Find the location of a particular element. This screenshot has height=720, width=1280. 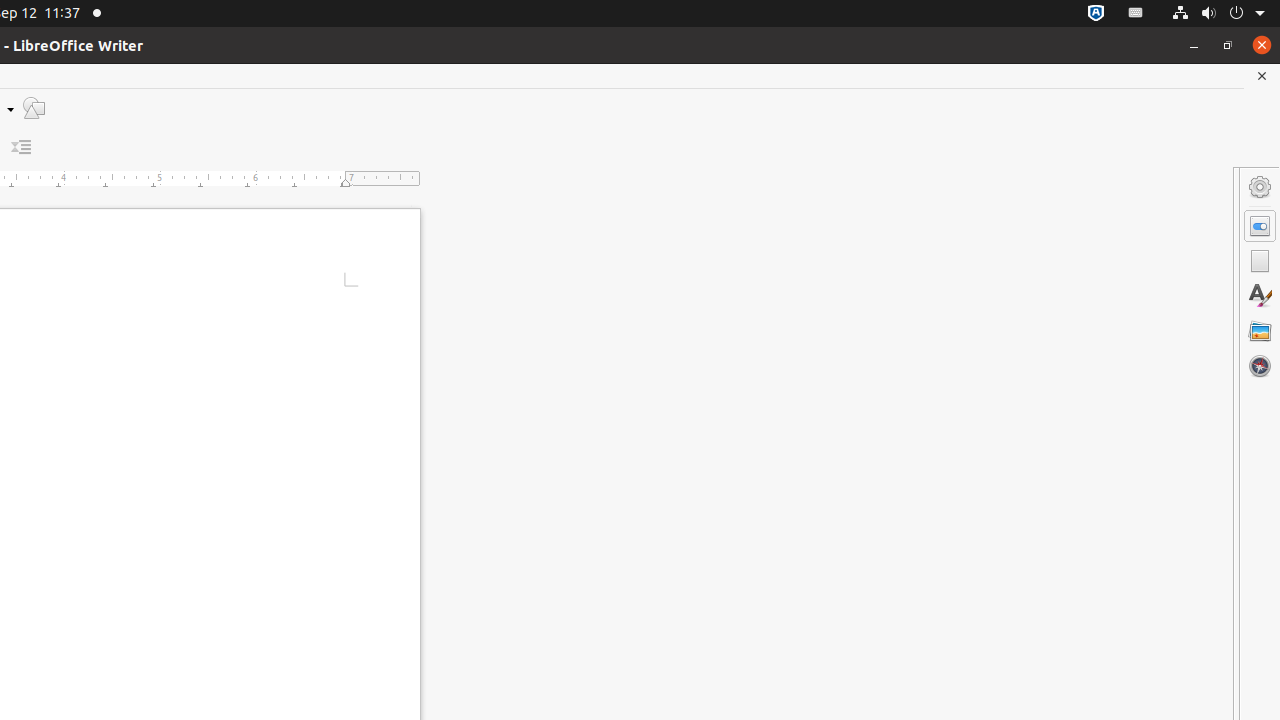

'org.kde.StatusNotifierItem-14077-1' is located at coordinates (1136, 13).